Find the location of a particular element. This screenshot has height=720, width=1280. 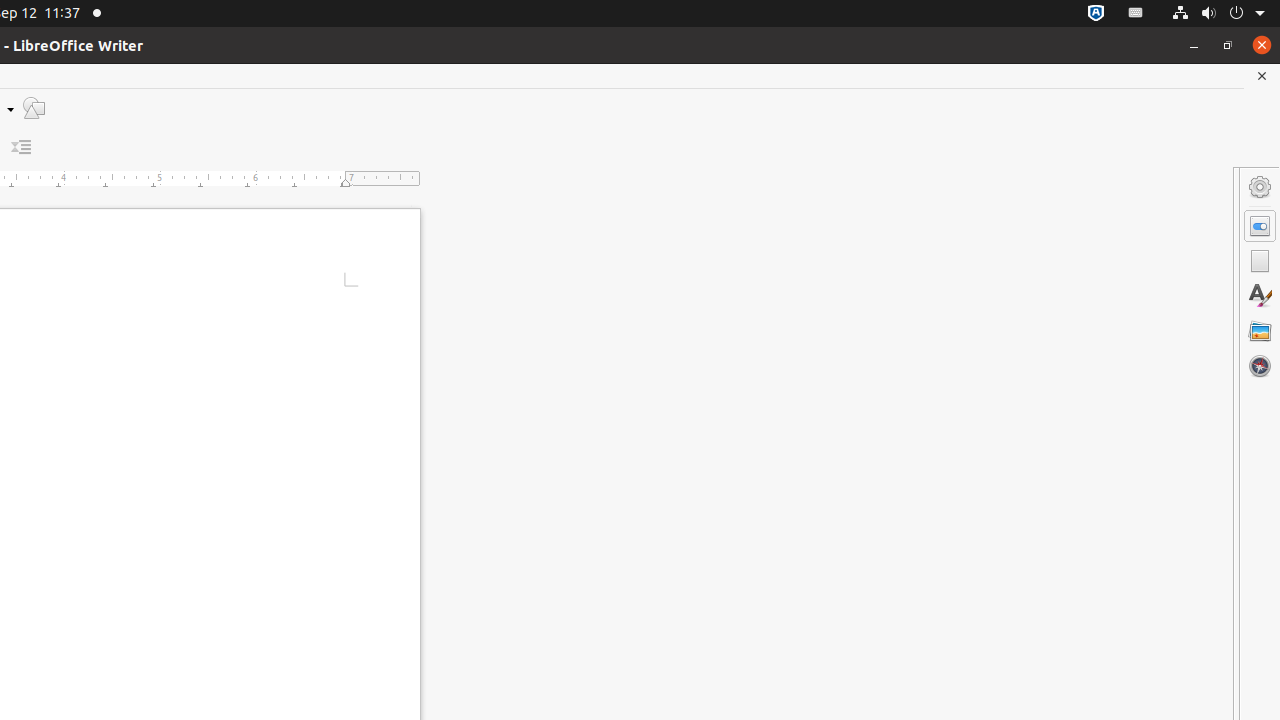

'org.kde.StatusNotifierItem-14077-1' is located at coordinates (1136, 13).